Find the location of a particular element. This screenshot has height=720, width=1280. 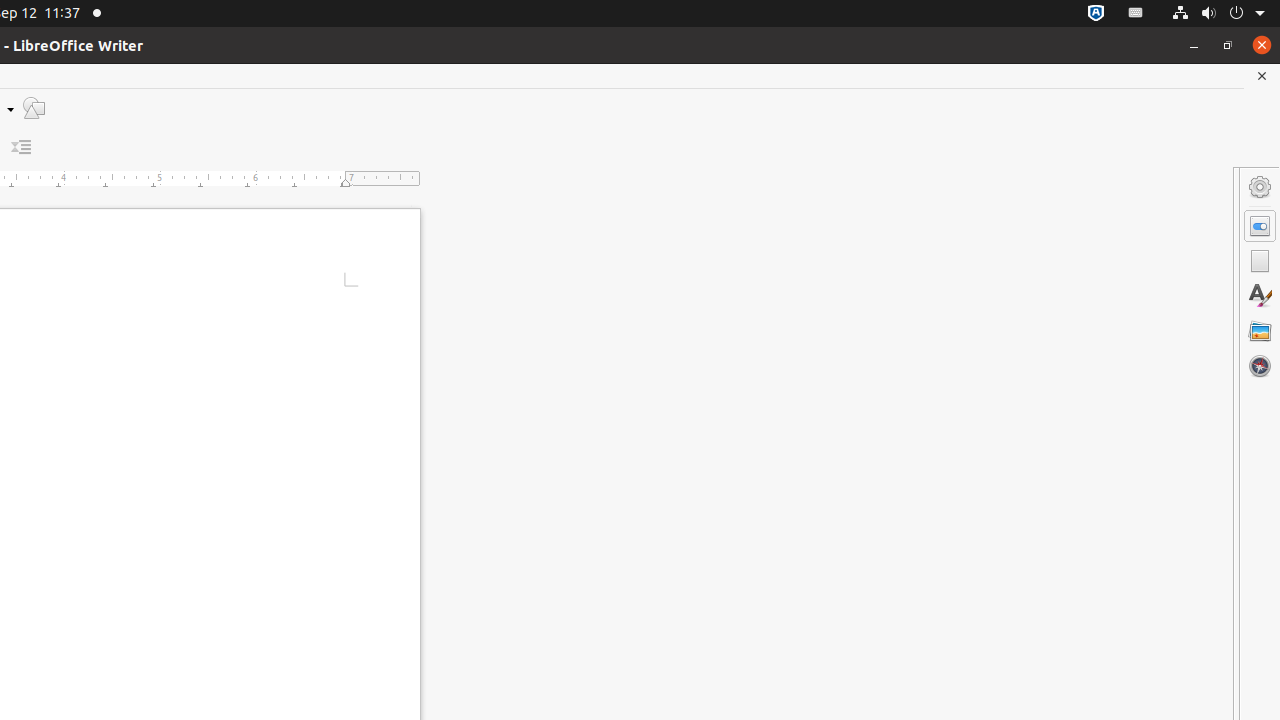

'org.kde.StatusNotifierItem-14077-1' is located at coordinates (1136, 13).